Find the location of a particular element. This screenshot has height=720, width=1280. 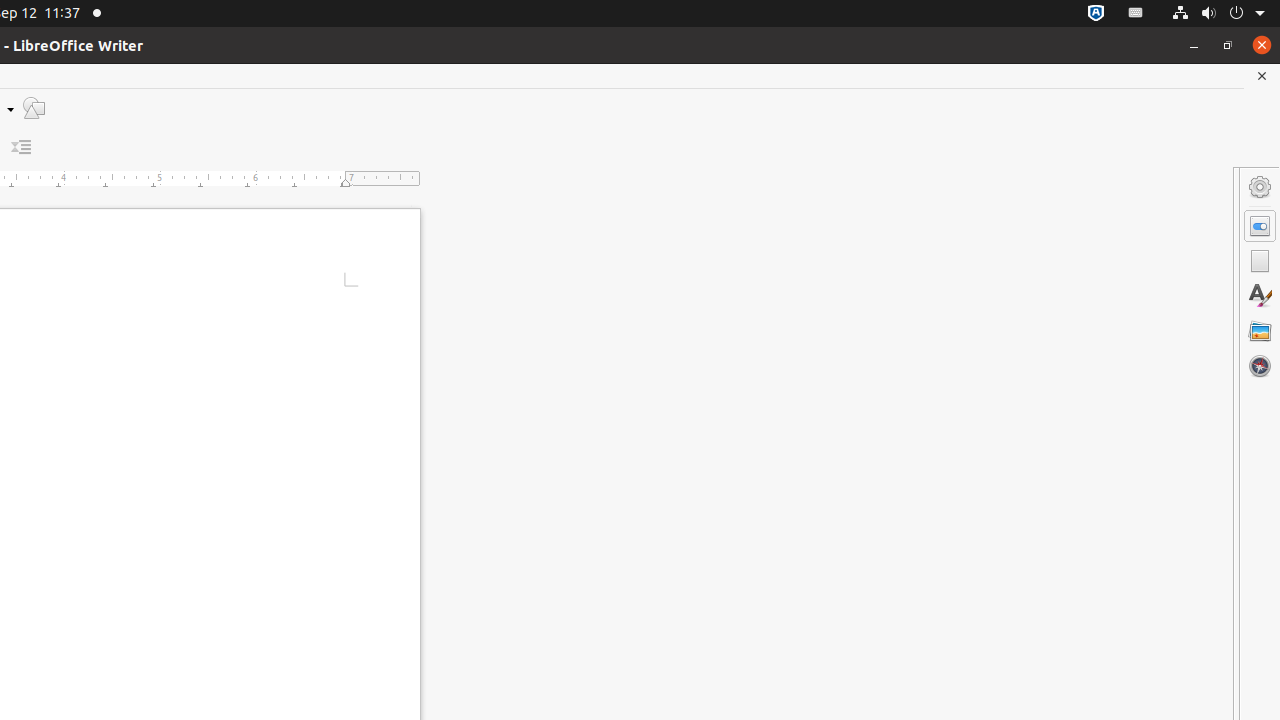

'org.kde.StatusNotifierItem-14077-1' is located at coordinates (1136, 13).